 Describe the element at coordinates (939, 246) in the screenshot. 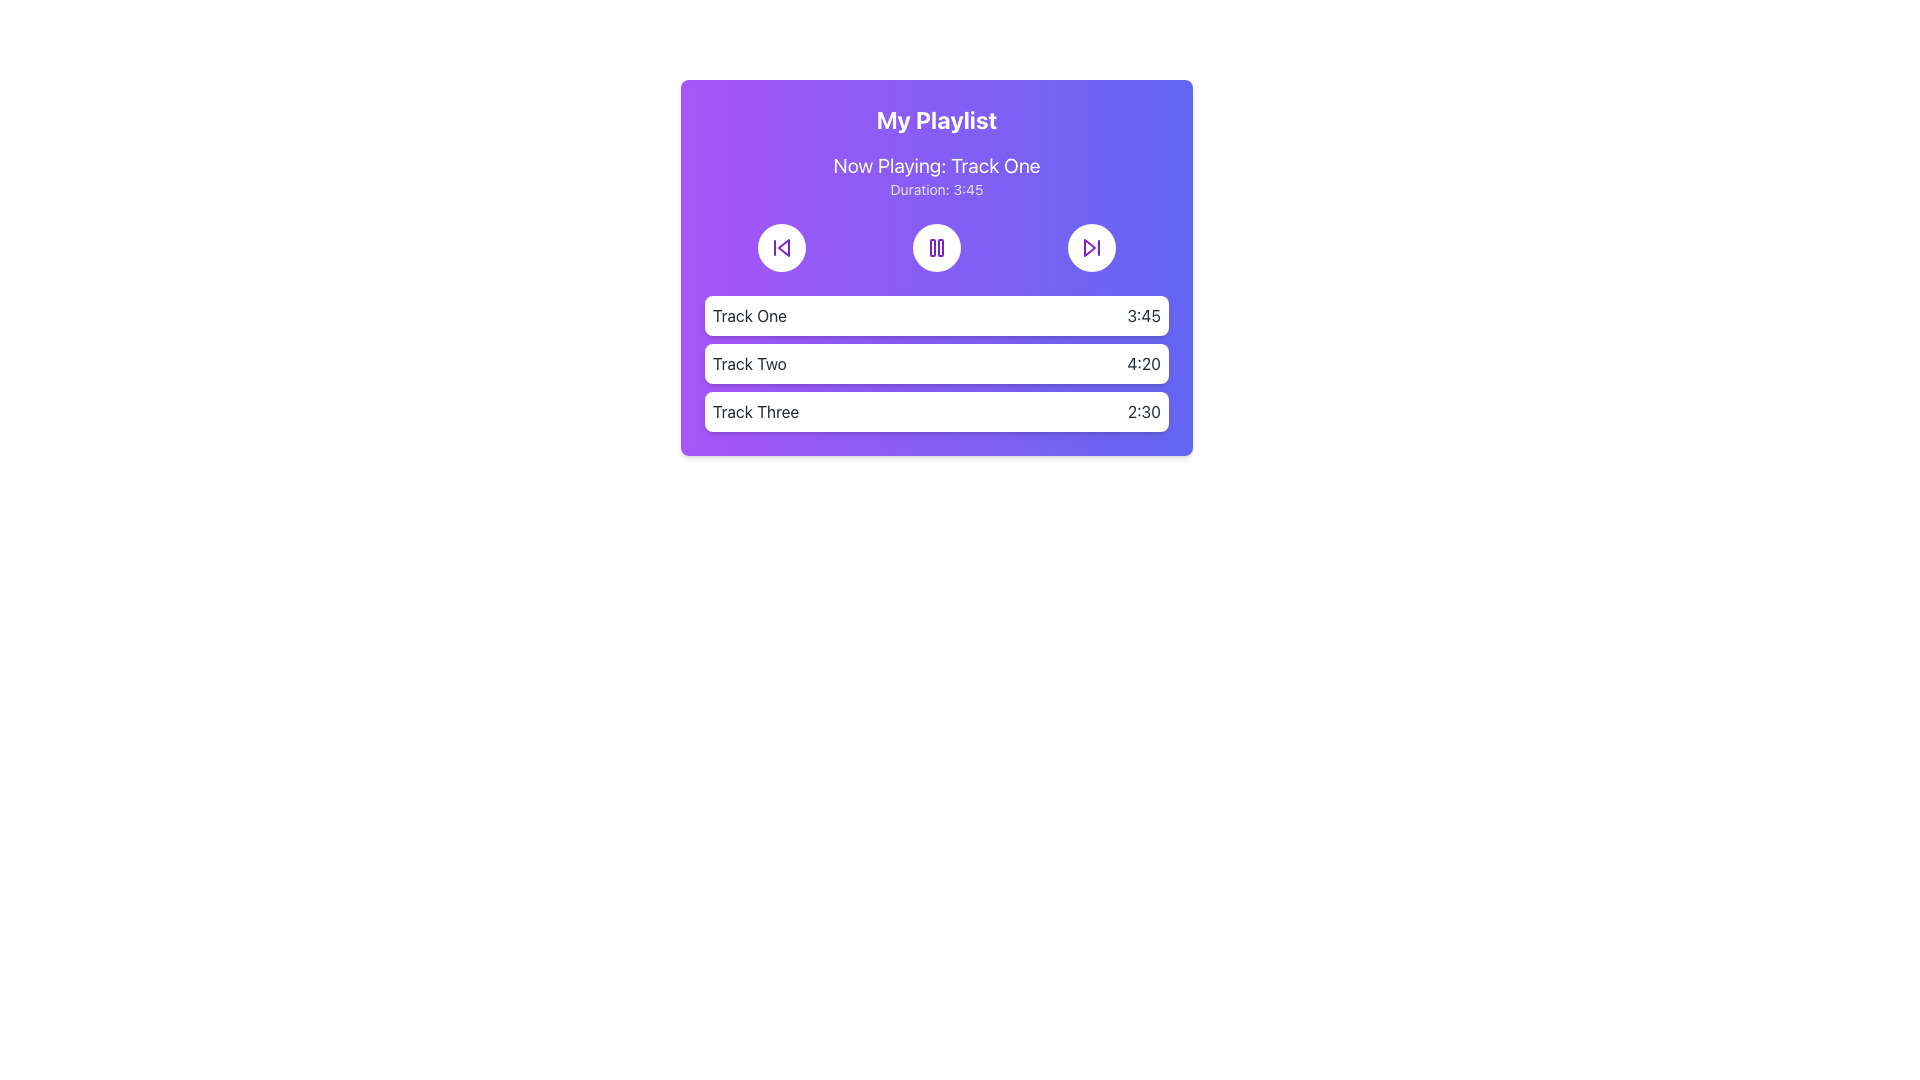

I see `the right bar of the pause icon in the music player, located at the center top of the music player card` at that location.